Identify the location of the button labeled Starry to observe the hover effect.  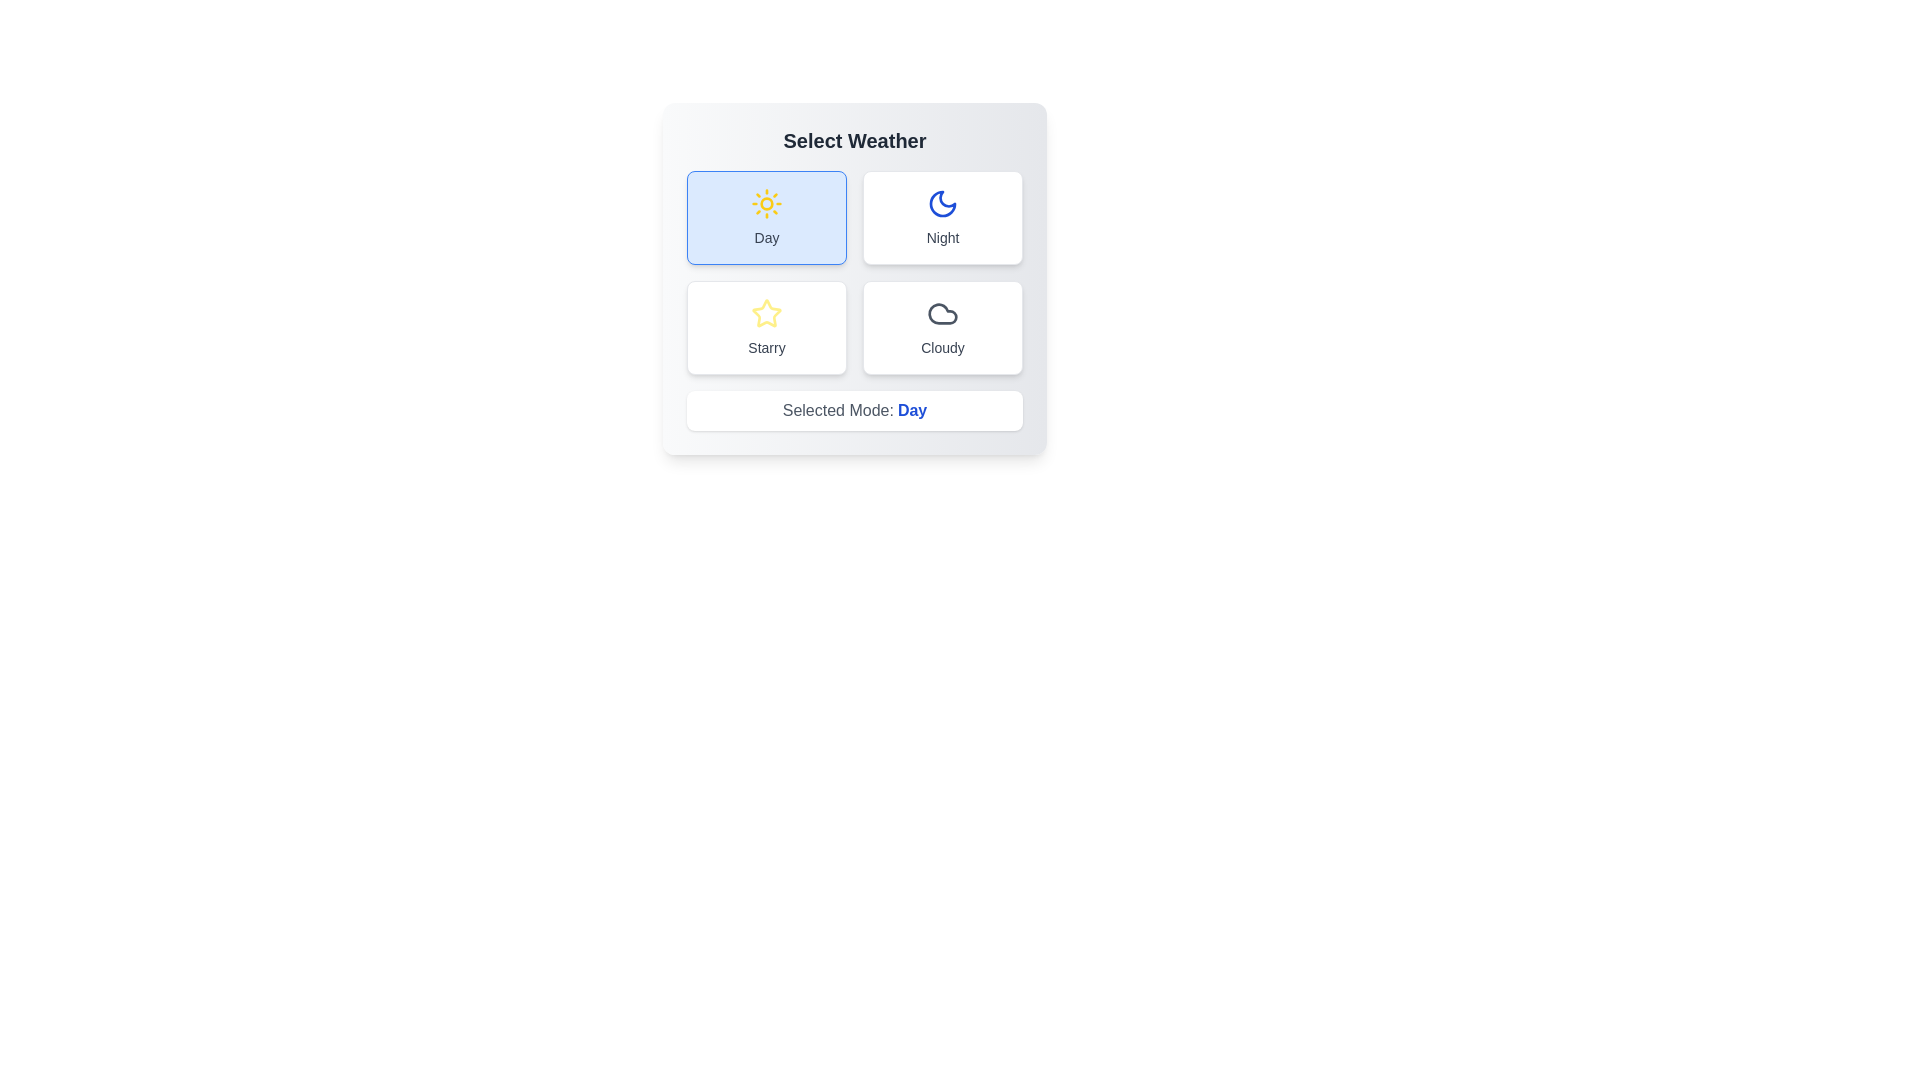
(766, 326).